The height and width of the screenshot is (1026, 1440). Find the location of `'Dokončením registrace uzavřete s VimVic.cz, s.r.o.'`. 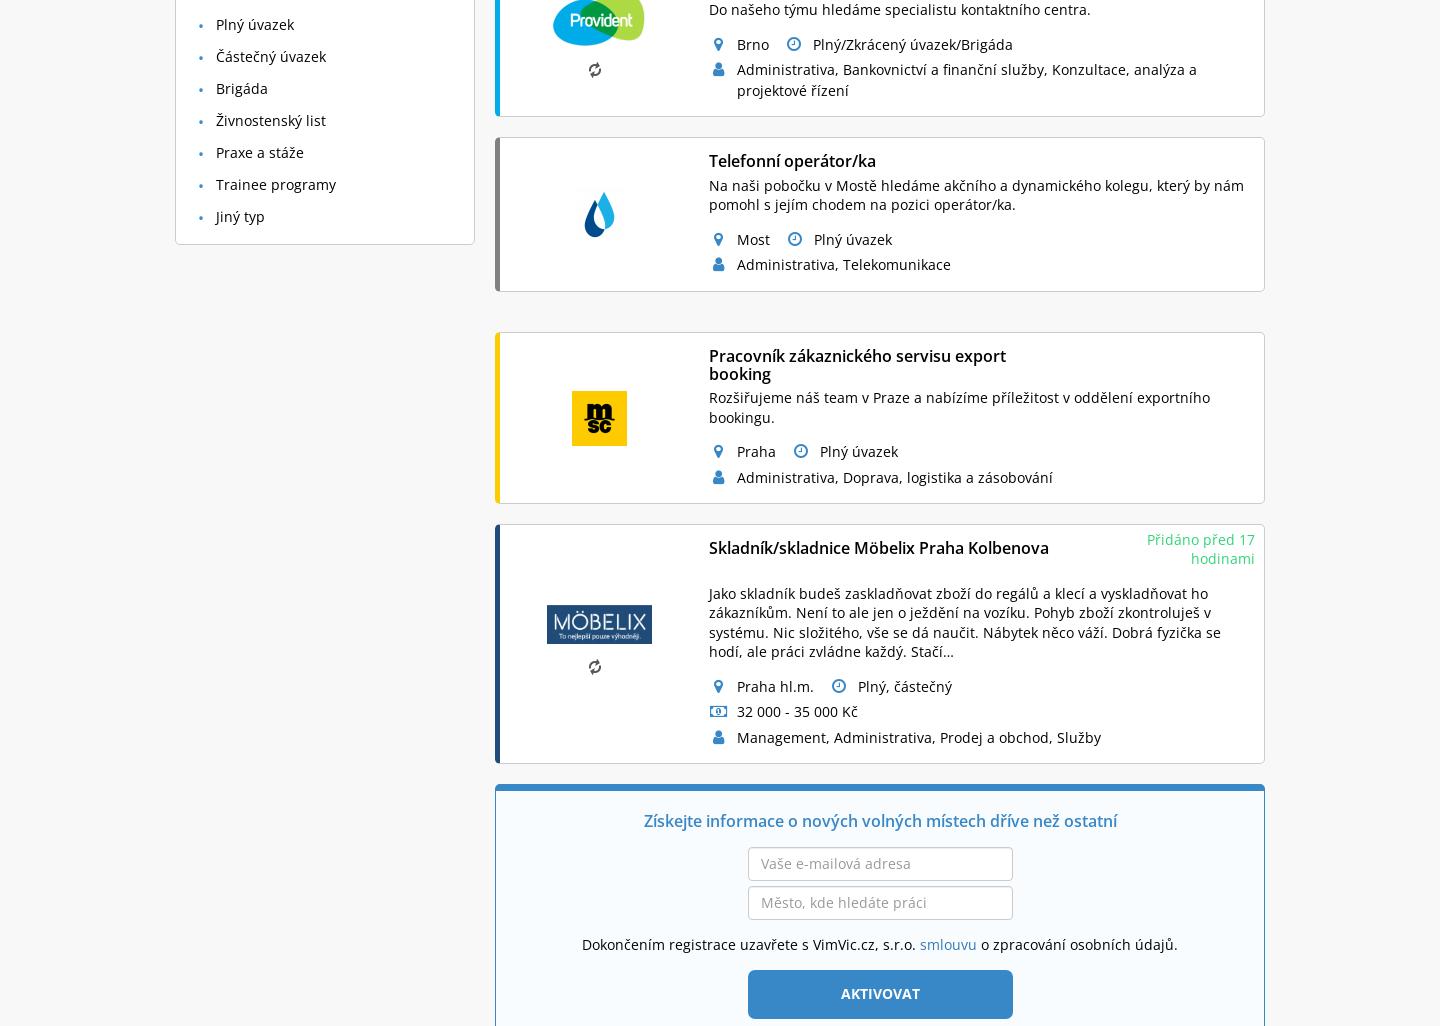

'Dokončením registrace uzavřete s VimVic.cz, s.r.o.' is located at coordinates (582, 943).